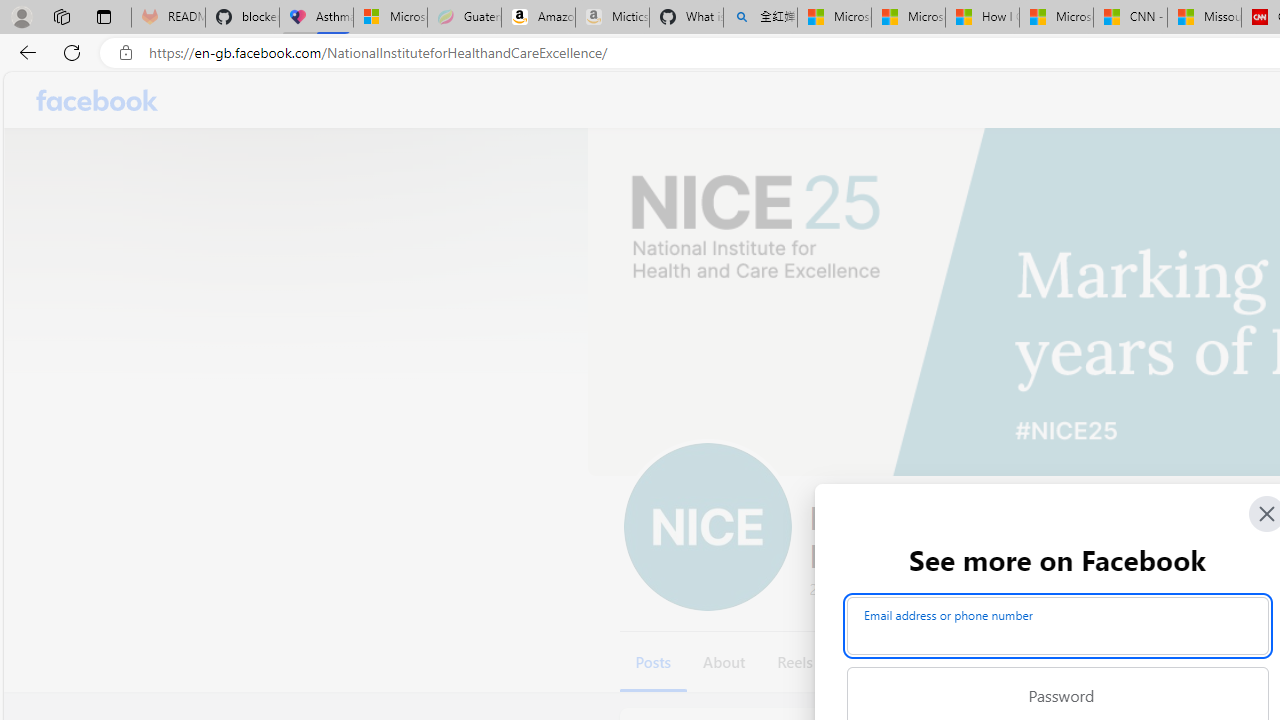  Describe the element at coordinates (1130, 17) in the screenshot. I see `'CNN - MSN'` at that location.